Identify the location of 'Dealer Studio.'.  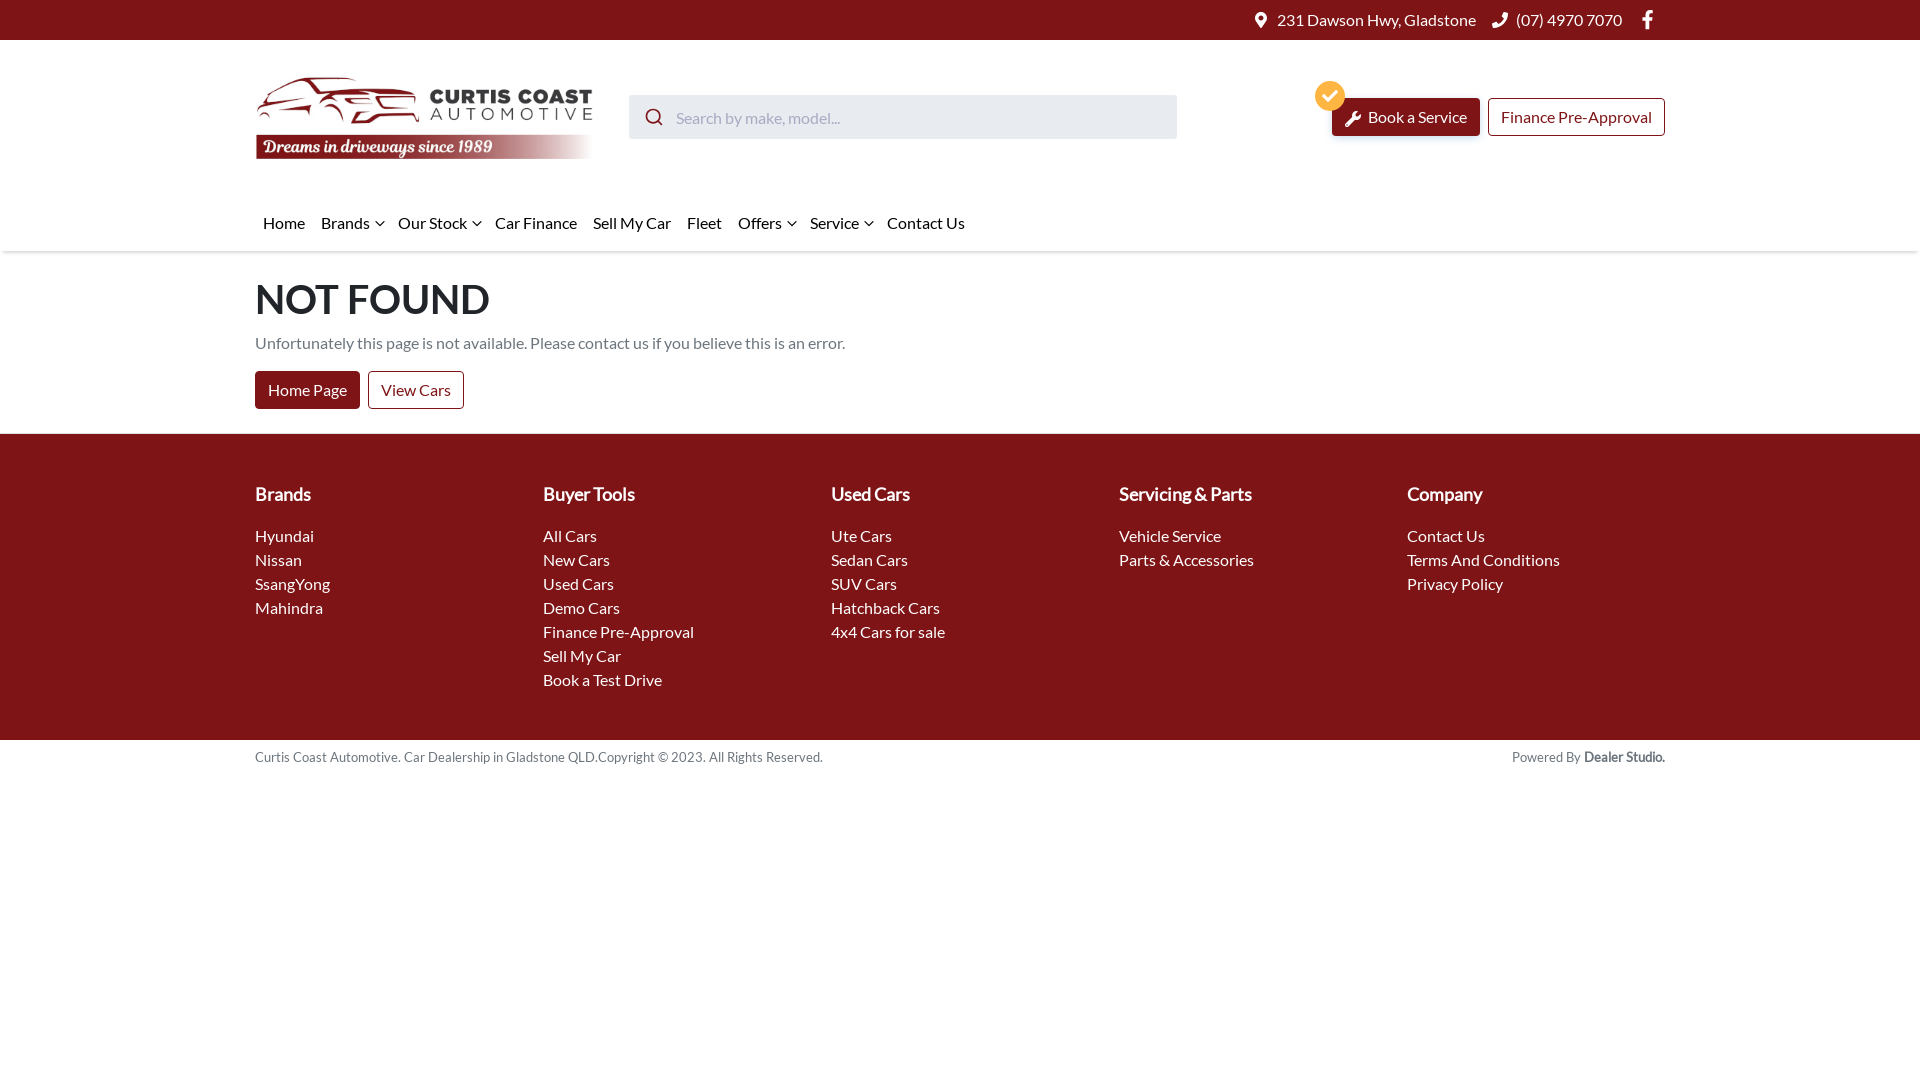
(1624, 756).